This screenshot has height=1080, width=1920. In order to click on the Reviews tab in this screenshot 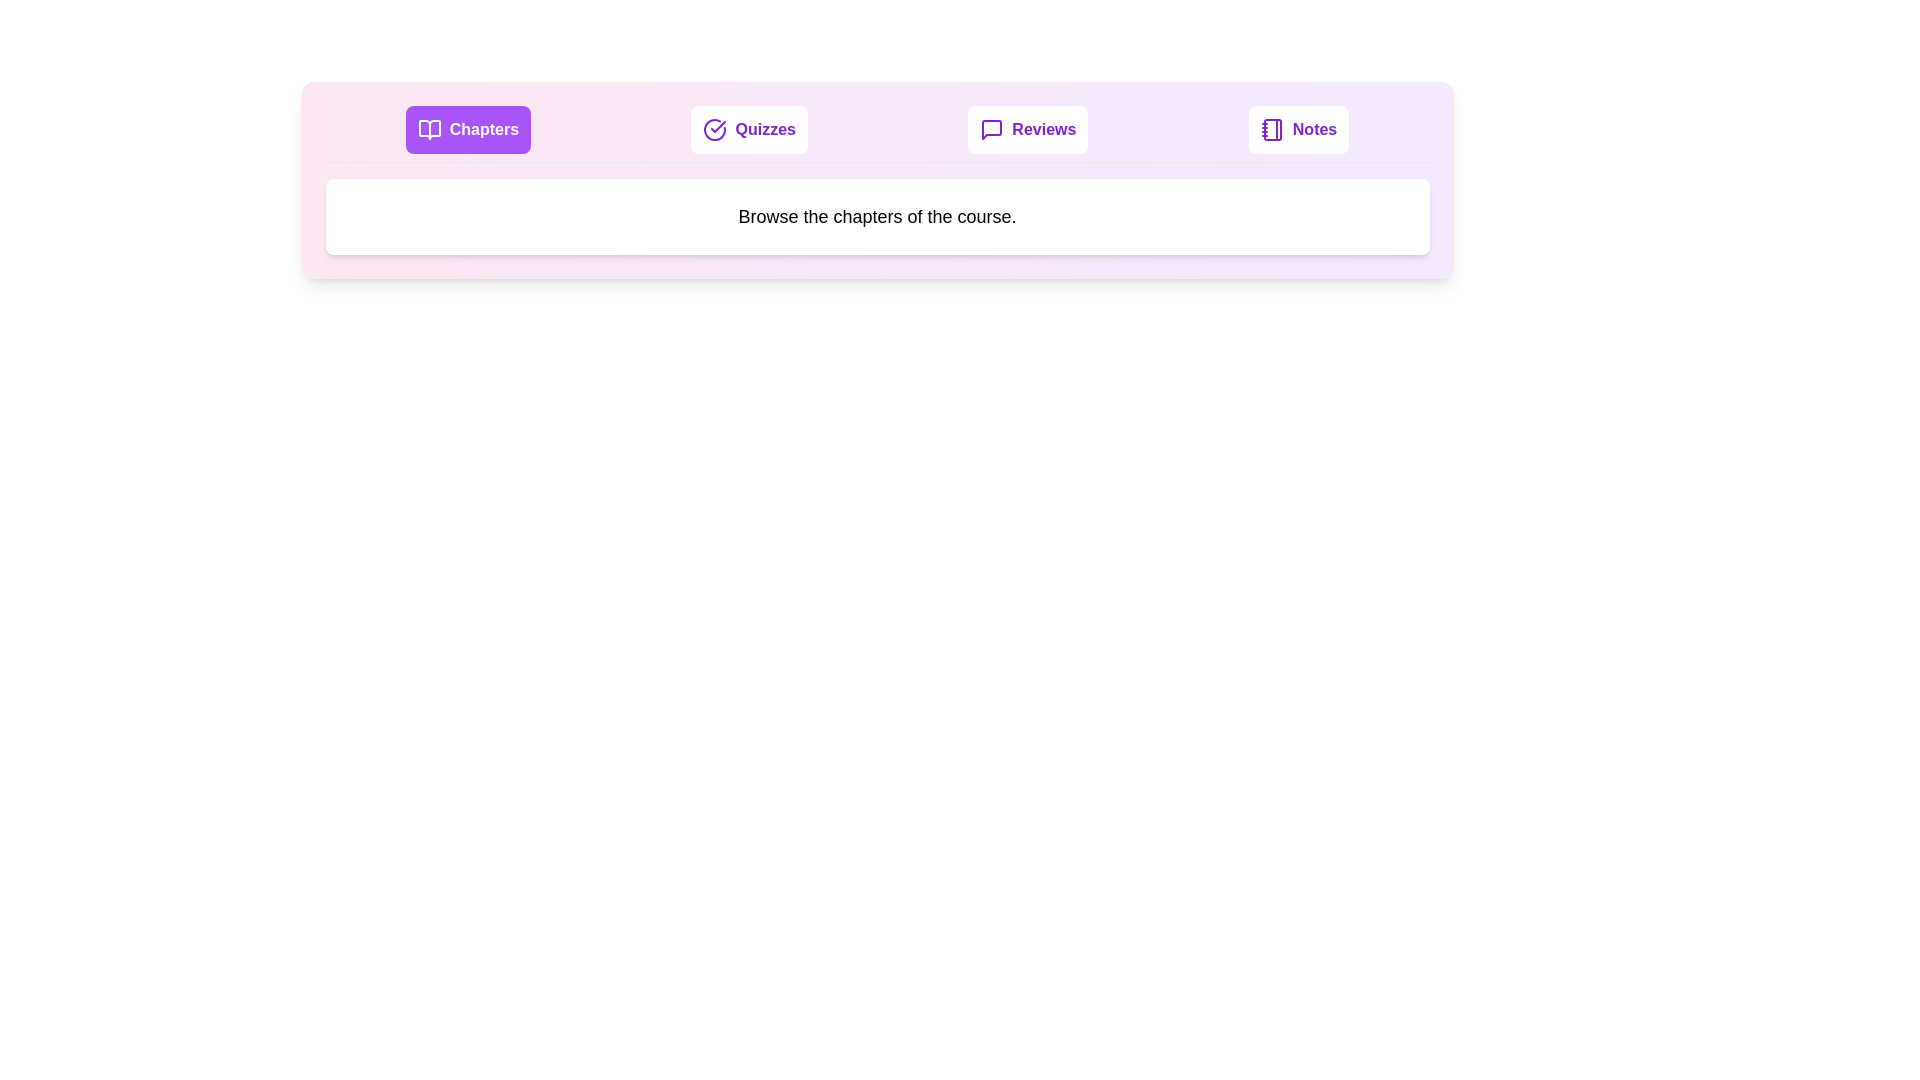, I will do `click(1027, 130)`.